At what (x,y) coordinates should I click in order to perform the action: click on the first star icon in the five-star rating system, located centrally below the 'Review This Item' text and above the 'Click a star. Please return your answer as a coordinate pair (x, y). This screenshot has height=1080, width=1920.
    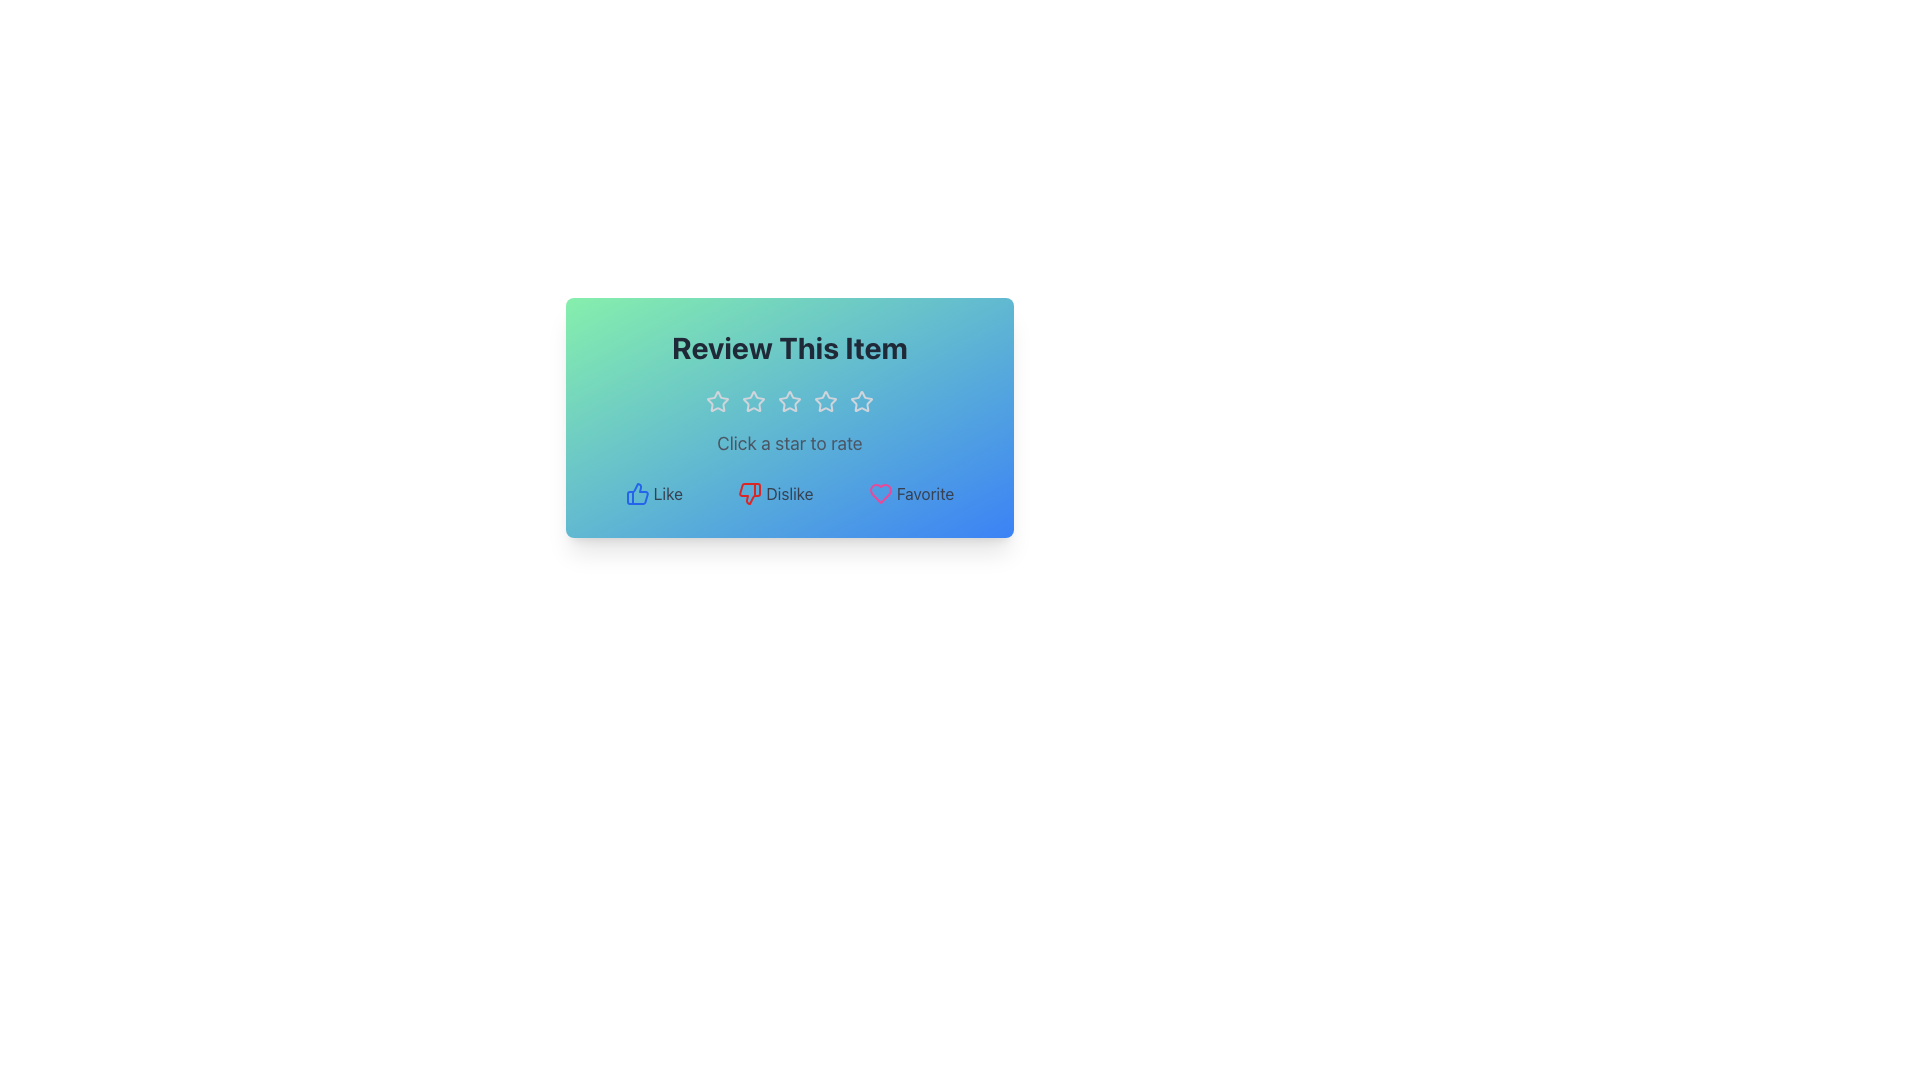
    Looking at the image, I should click on (718, 401).